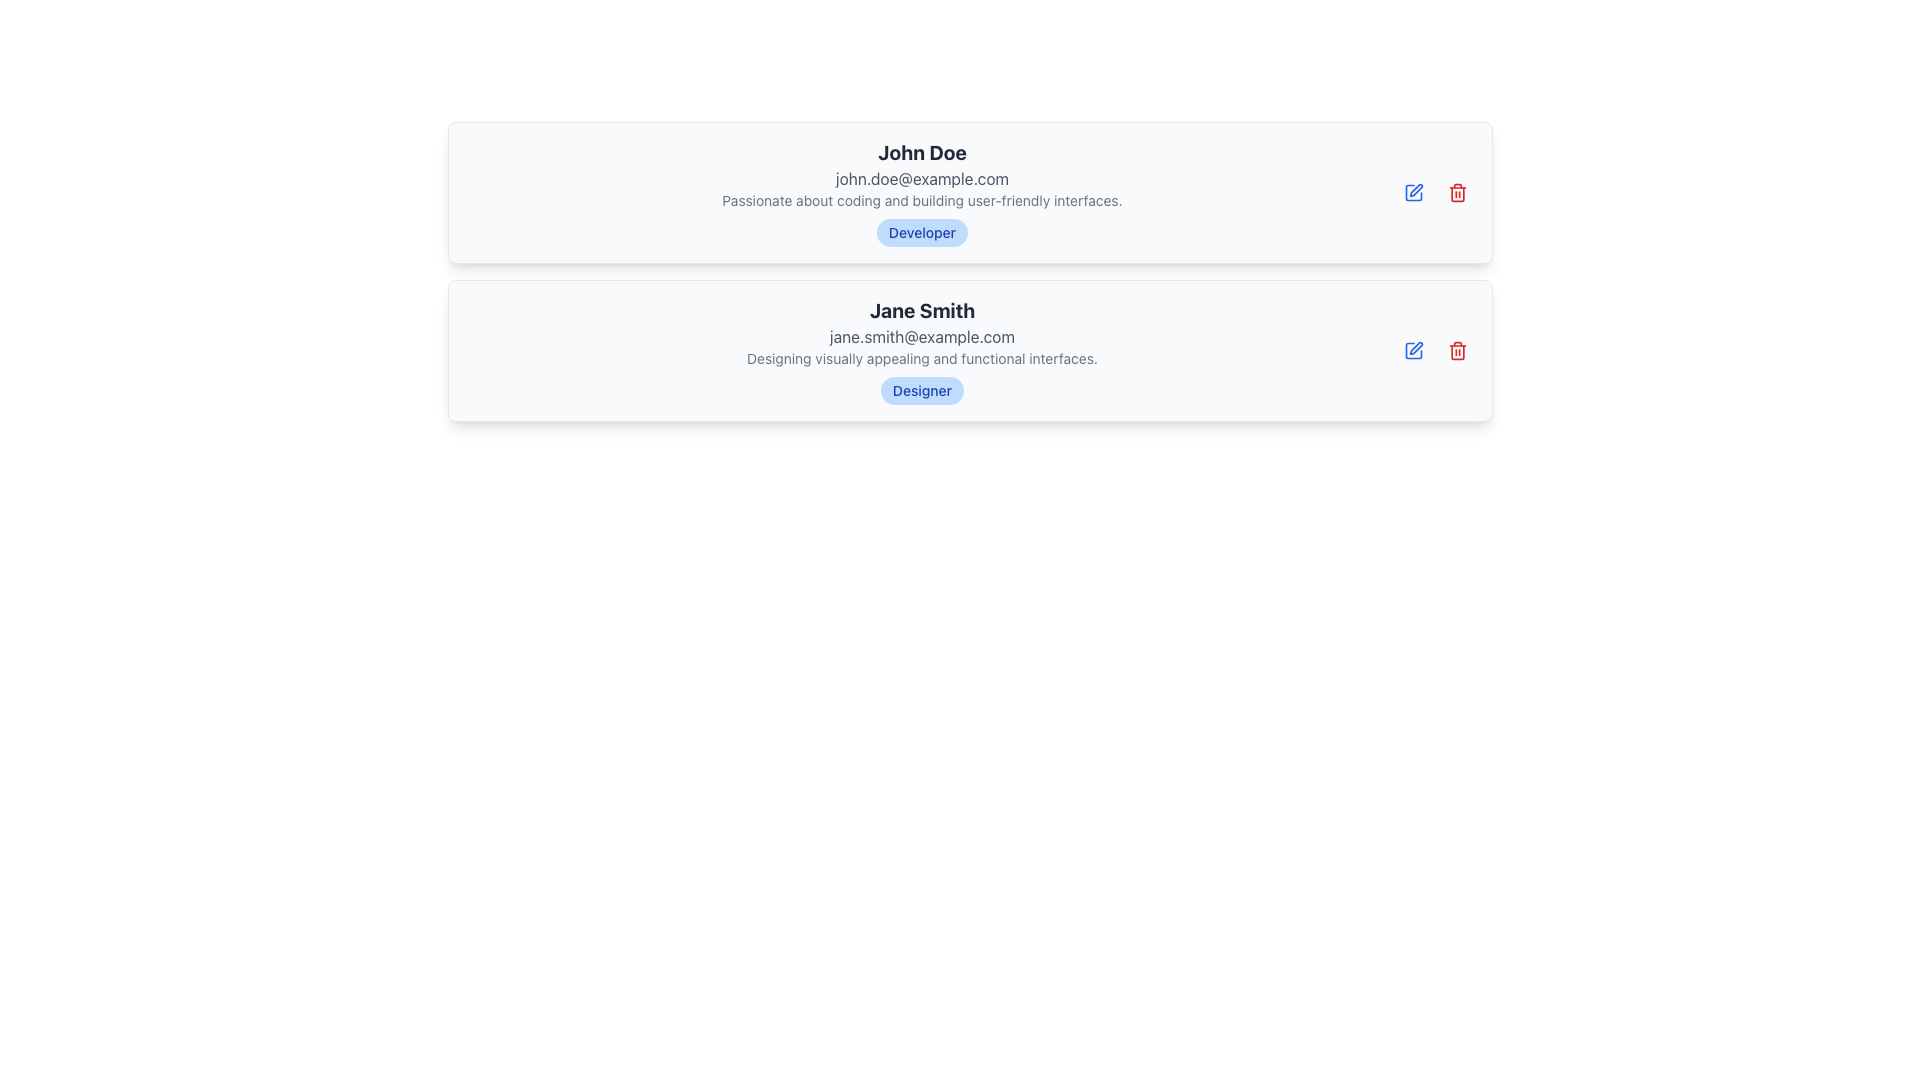  Describe the element at coordinates (1458, 350) in the screenshot. I see `the vibrant red trash bin icon button, which is the second button in a row of action buttons located to the top-right of the user entry for 'Jane Smith'` at that location.